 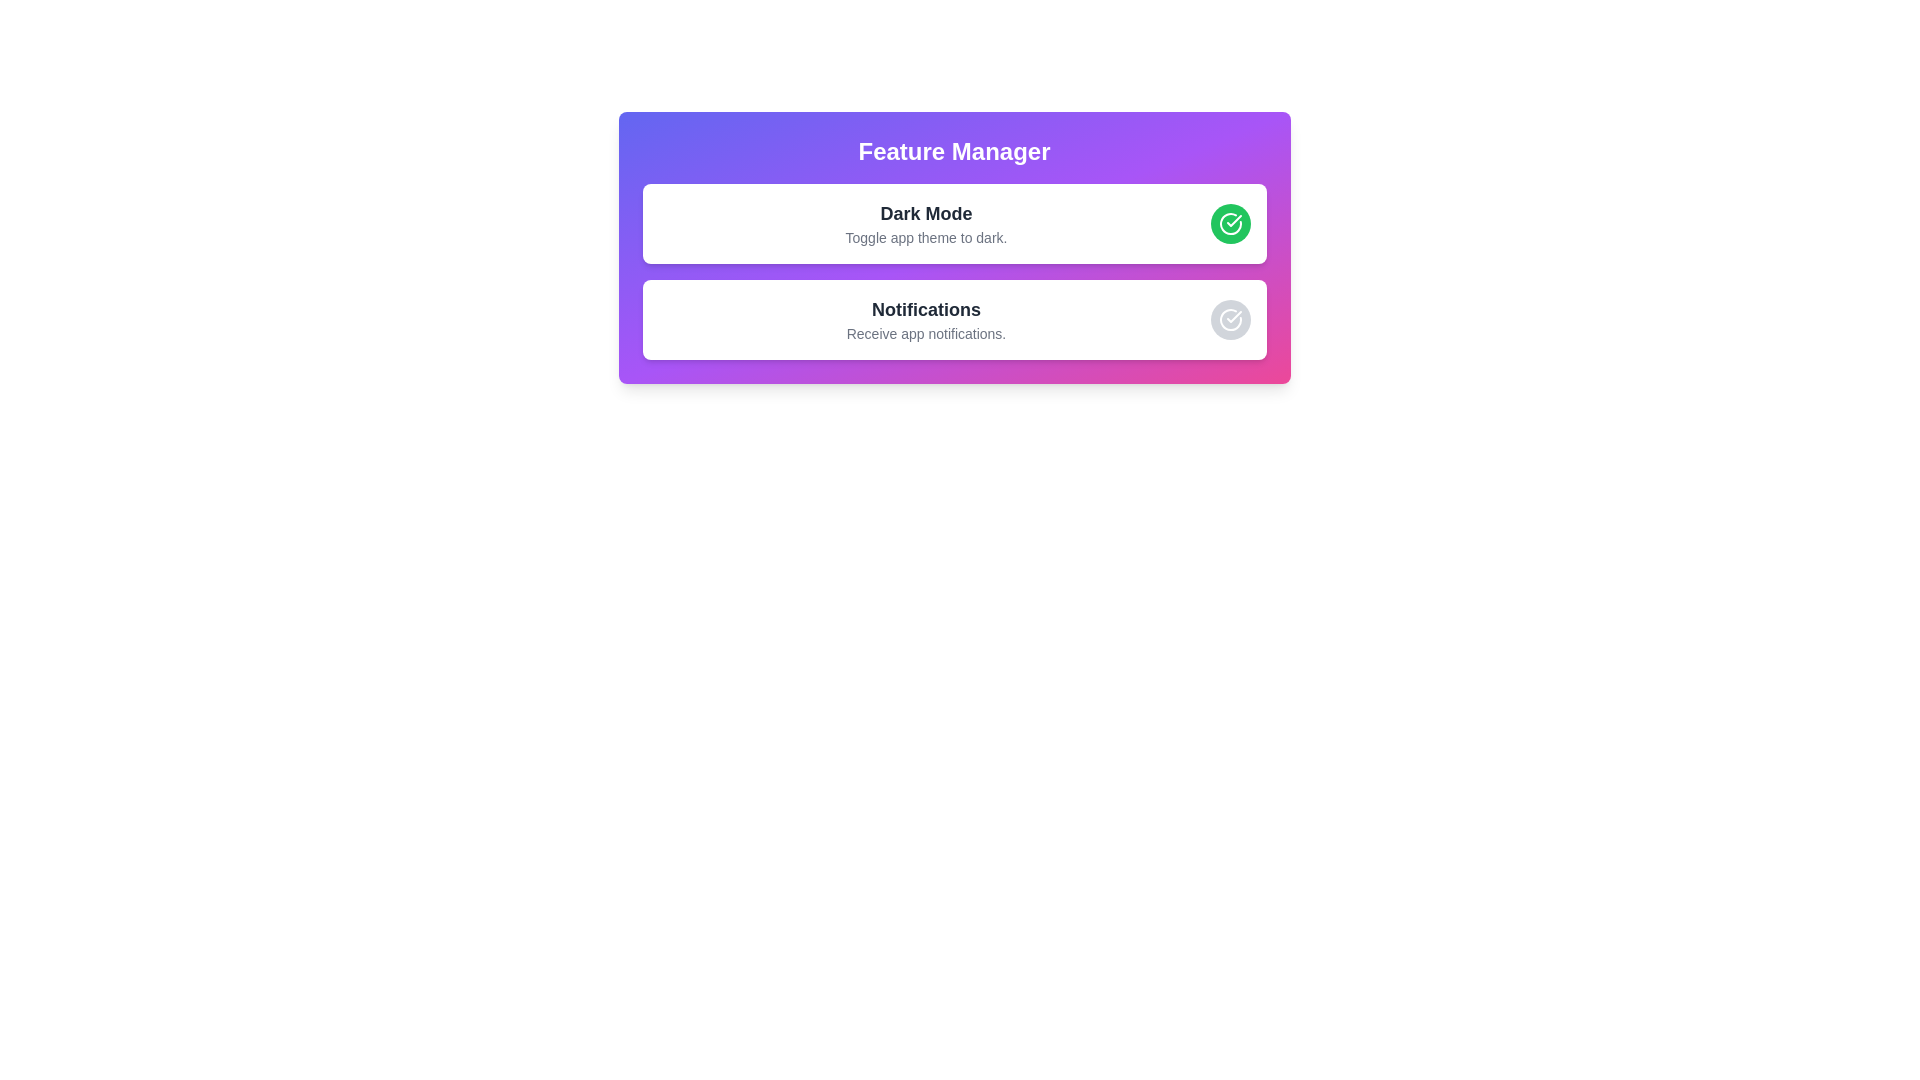 What do you see at coordinates (925, 237) in the screenshot?
I see `the Text Label that provides additional details about the 'Dark Mode' feature, located under the 'Dark Mode' heading in the feature settings card` at bounding box center [925, 237].